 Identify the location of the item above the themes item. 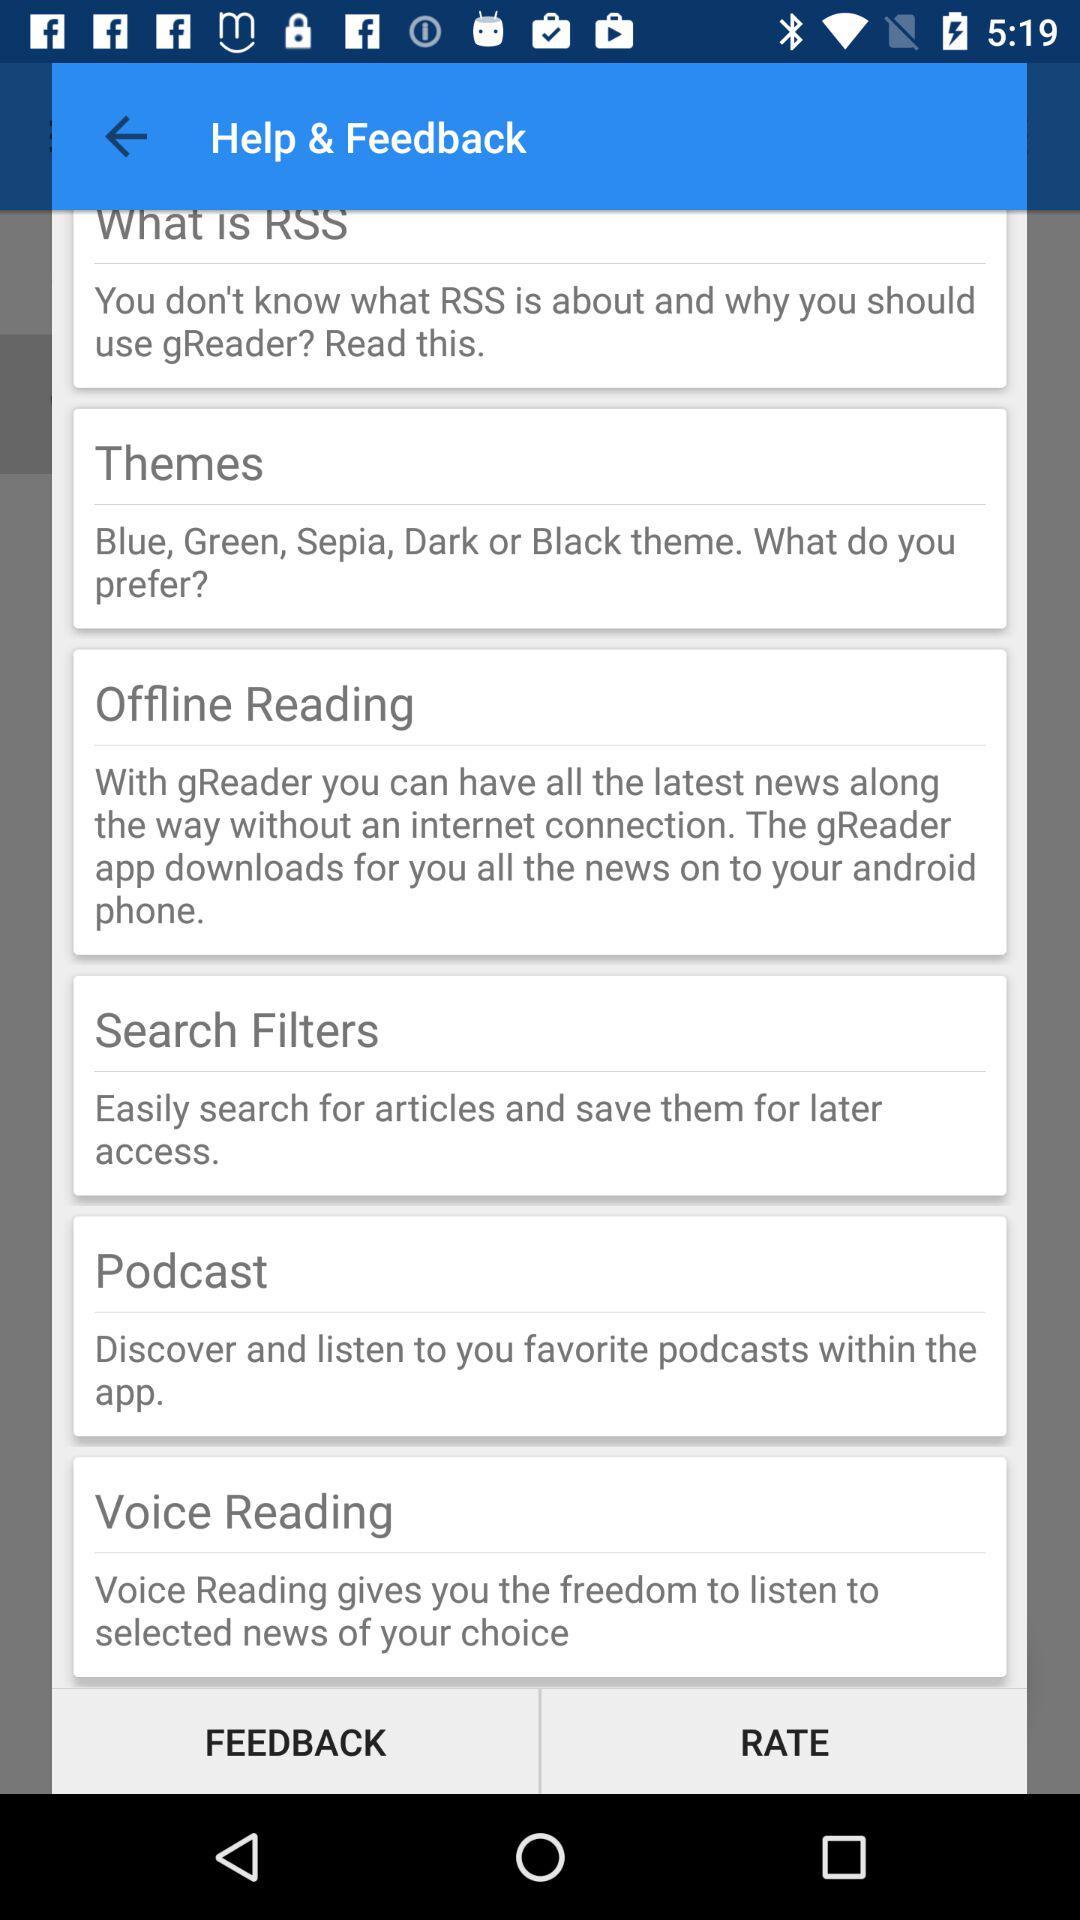
(540, 320).